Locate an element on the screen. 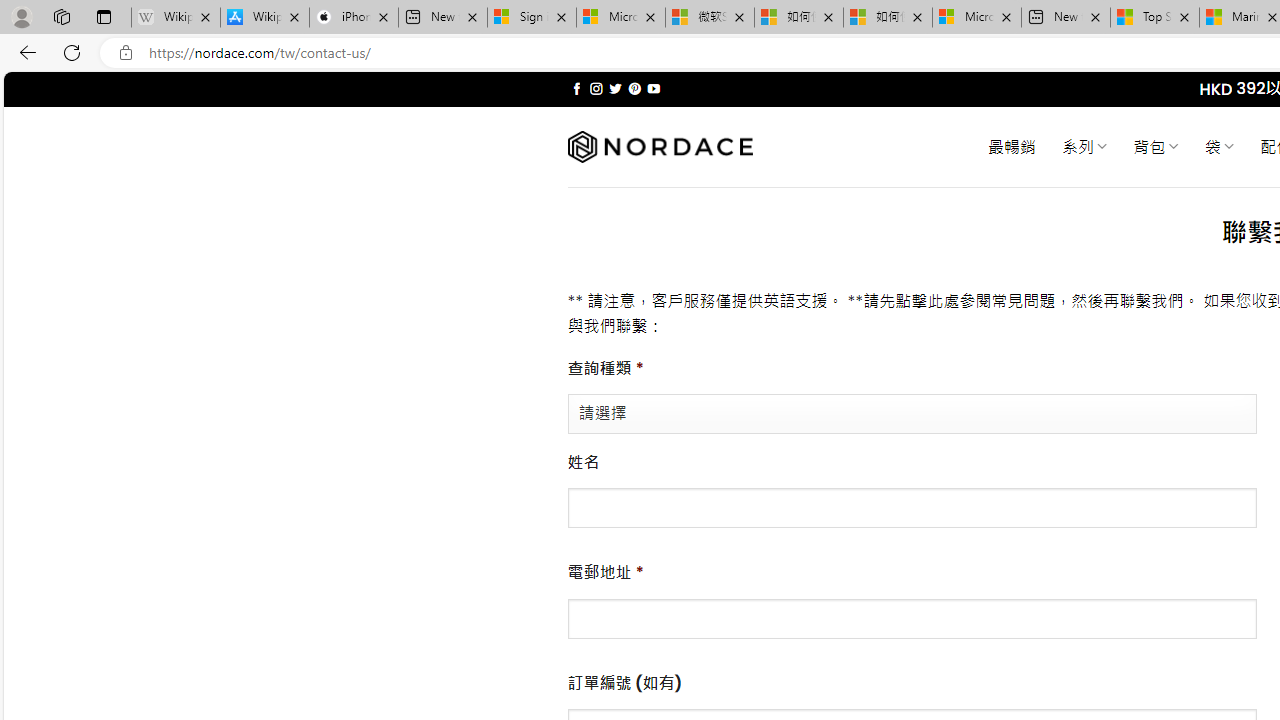 The image size is (1280, 720). 'Follow on YouTube' is located at coordinates (653, 88).